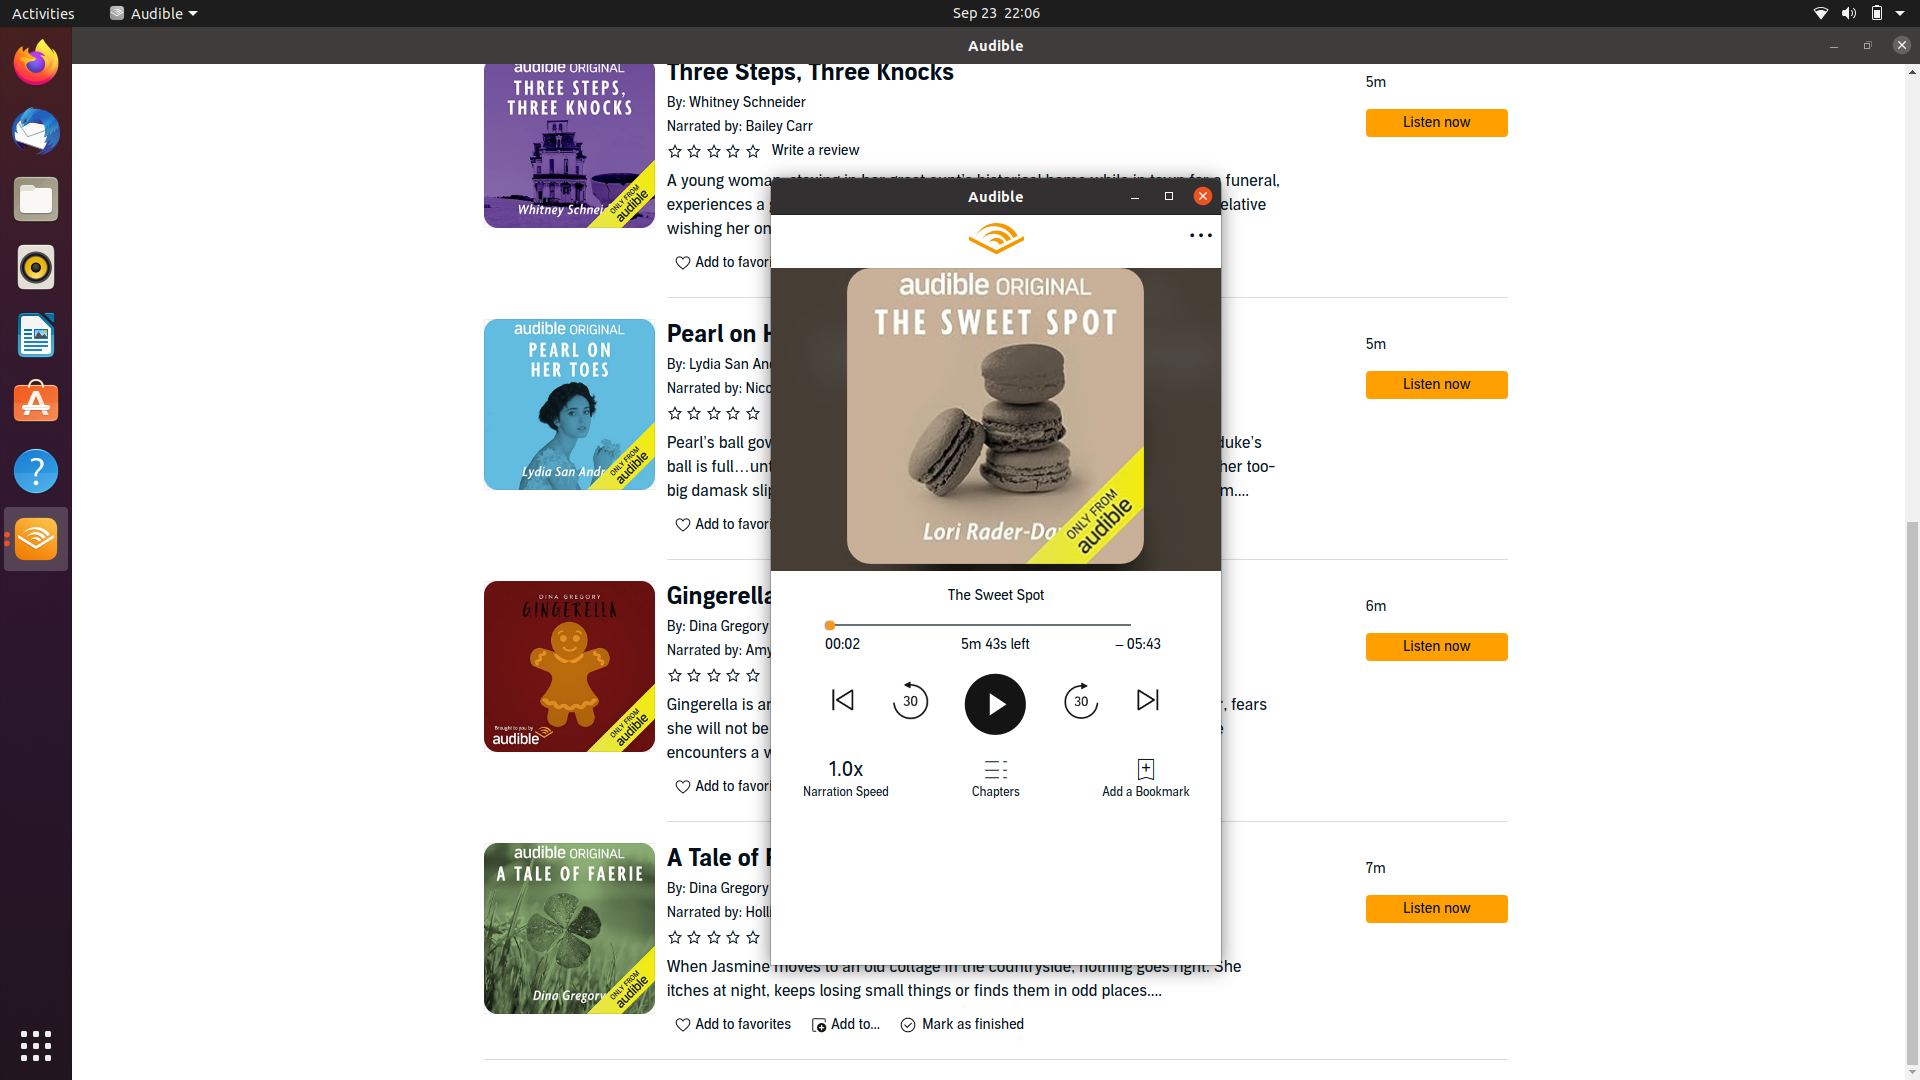  Describe the element at coordinates (1145, 777) in the screenshot. I see `Bookmark the current browser page` at that location.